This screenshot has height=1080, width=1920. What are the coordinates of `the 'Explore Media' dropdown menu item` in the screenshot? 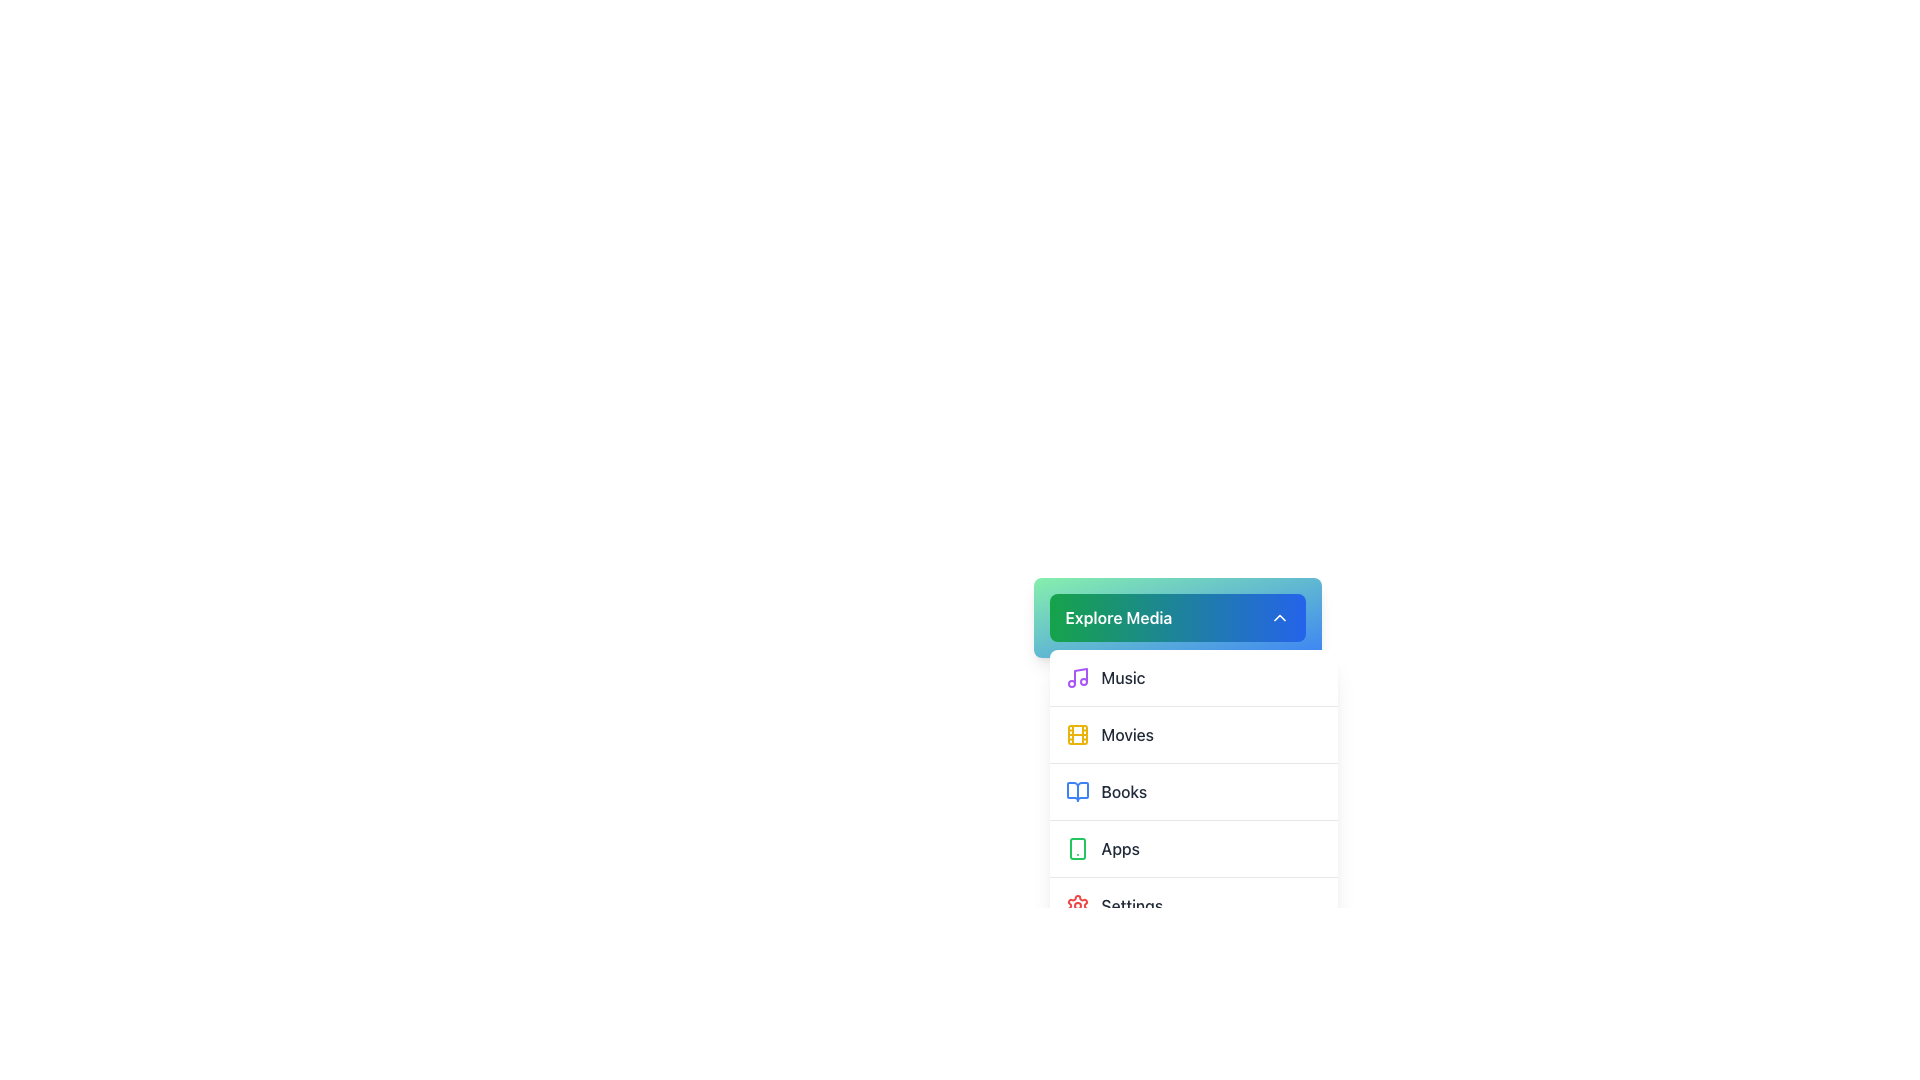 It's located at (1127, 735).